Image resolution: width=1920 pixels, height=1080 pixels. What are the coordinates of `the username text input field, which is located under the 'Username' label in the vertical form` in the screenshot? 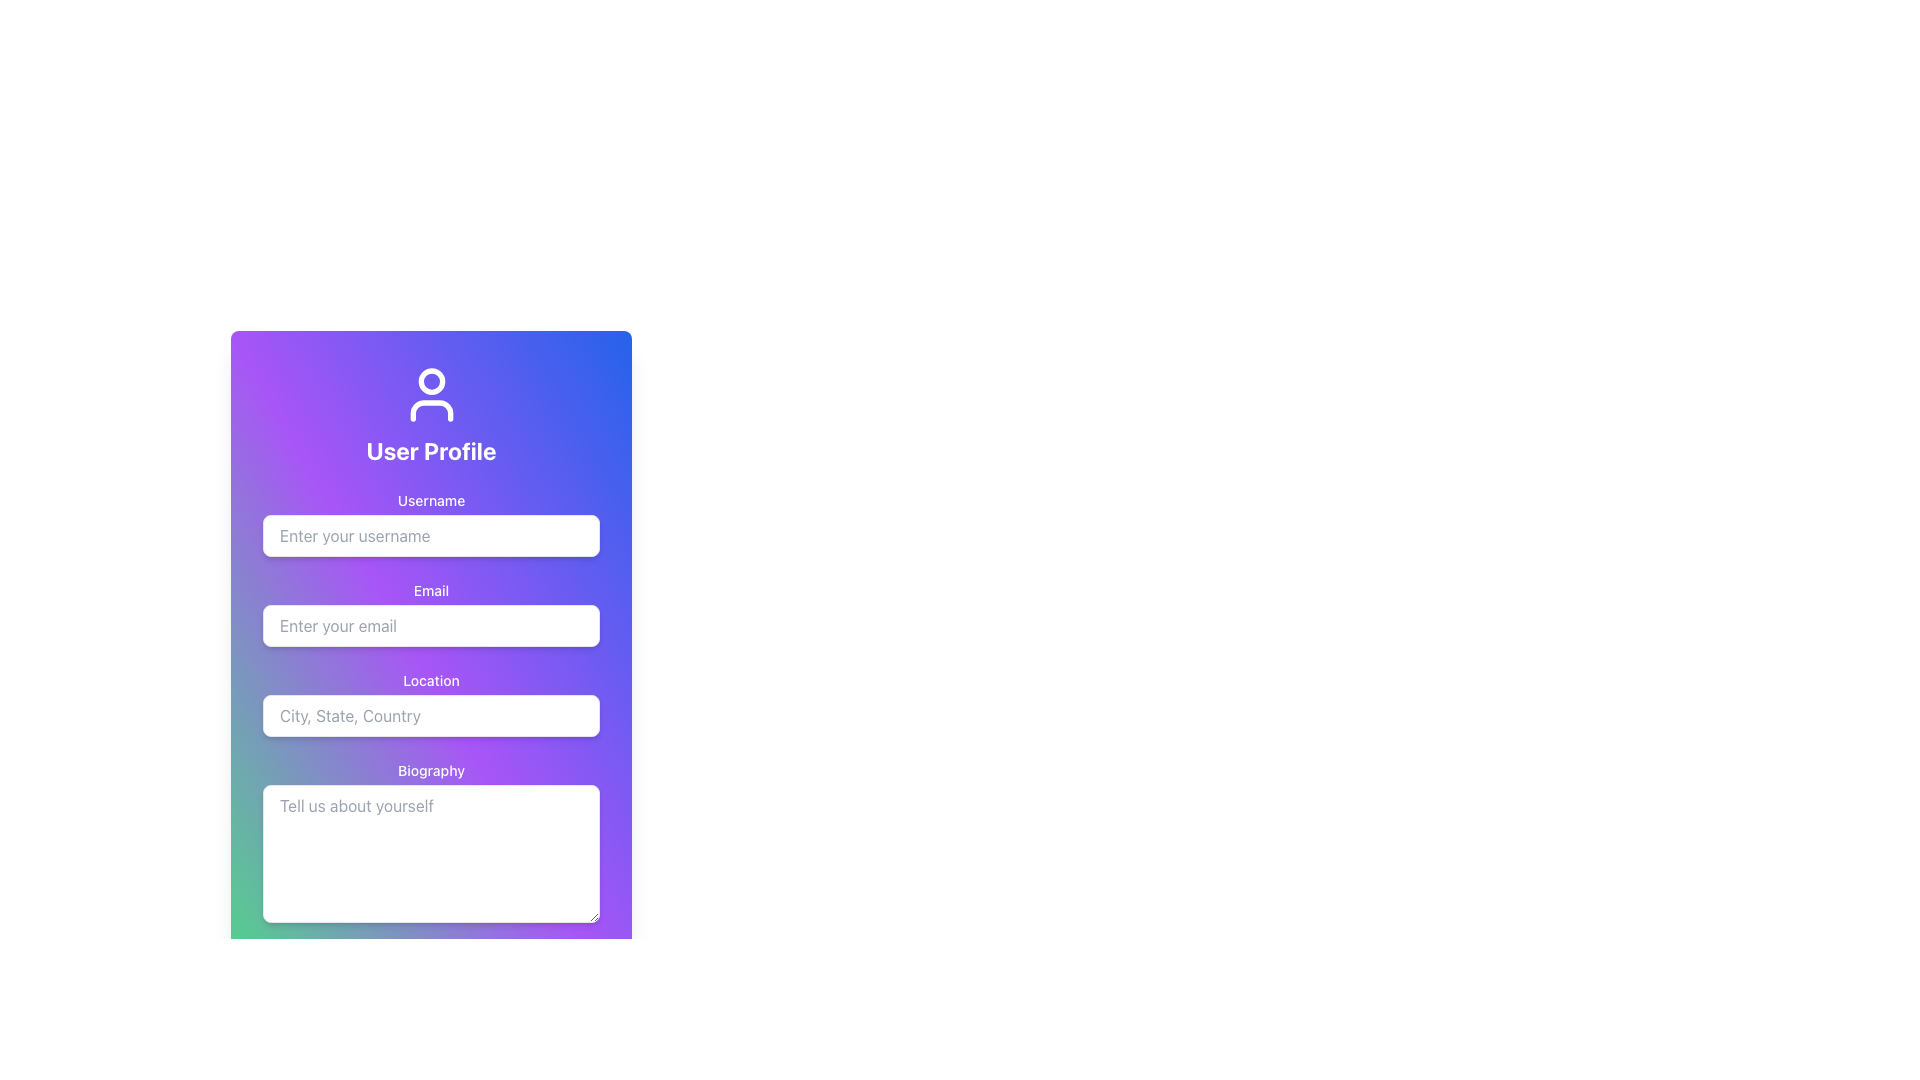 It's located at (430, 523).